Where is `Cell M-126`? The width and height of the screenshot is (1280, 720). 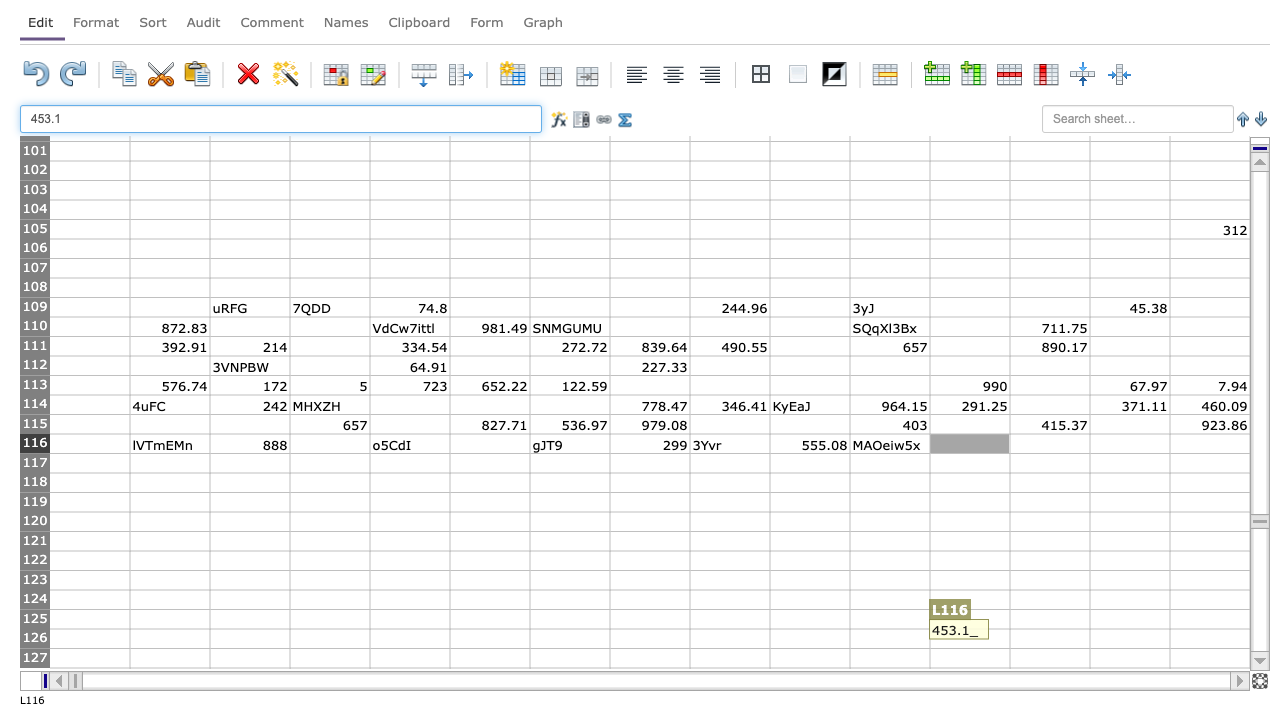 Cell M-126 is located at coordinates (1048, 638).